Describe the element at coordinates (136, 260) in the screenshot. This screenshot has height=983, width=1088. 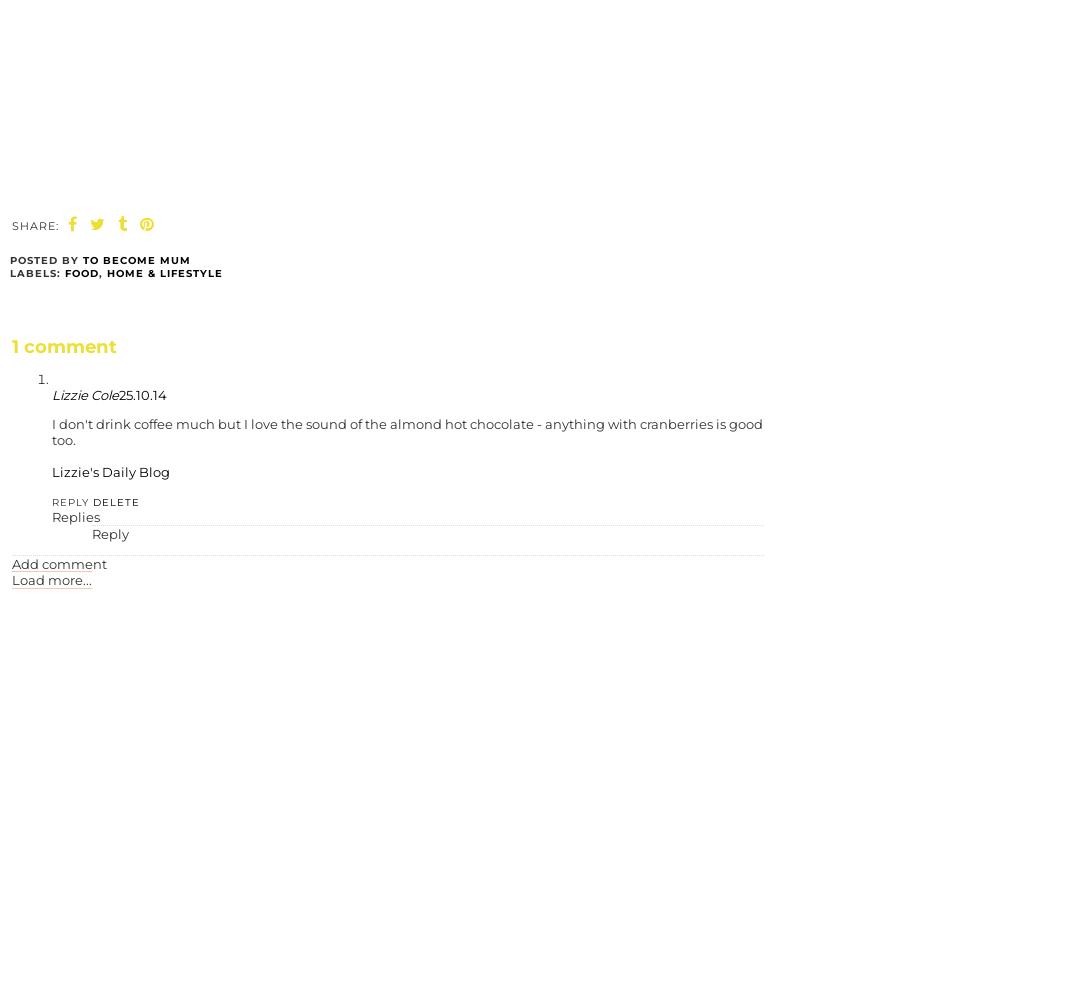
I see `'To Become Mum'` at that location.